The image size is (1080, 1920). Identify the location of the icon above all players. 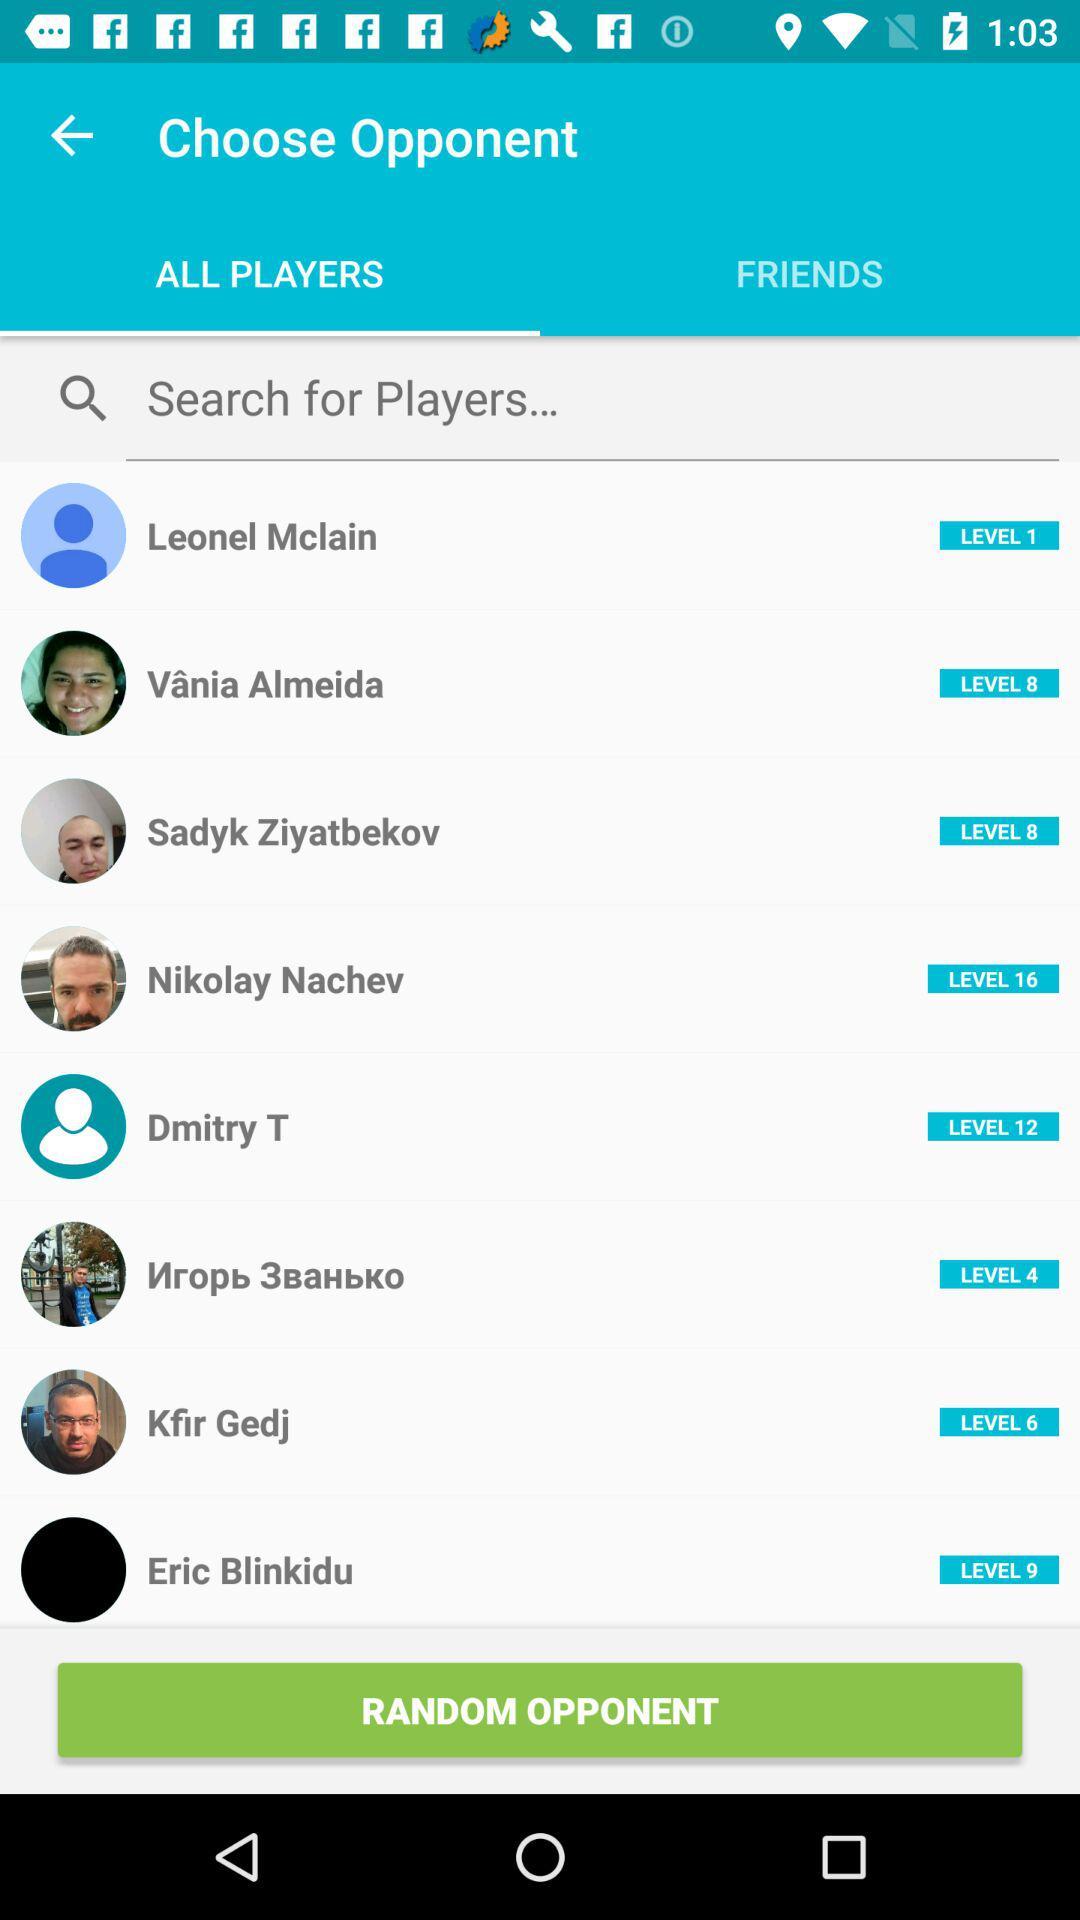
(72, 135).